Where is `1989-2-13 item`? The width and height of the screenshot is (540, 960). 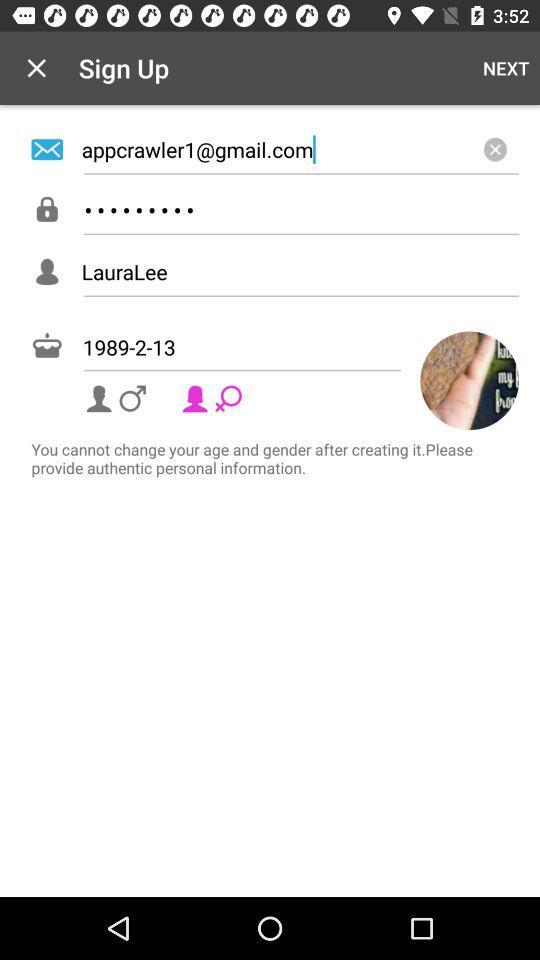
1989-2-13 item is located at coordinates (274, 347).